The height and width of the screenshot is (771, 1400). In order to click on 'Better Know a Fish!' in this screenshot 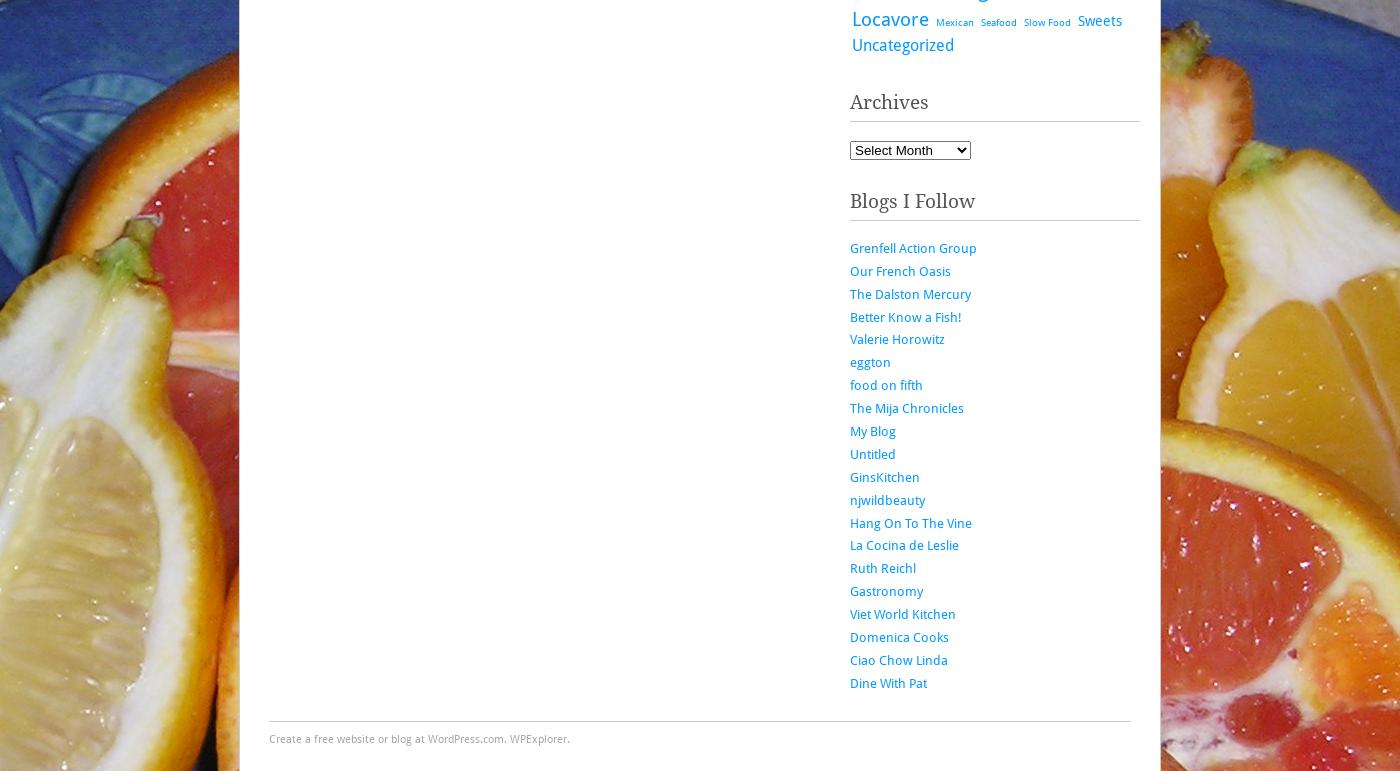, I will do `click(905, 316)`.